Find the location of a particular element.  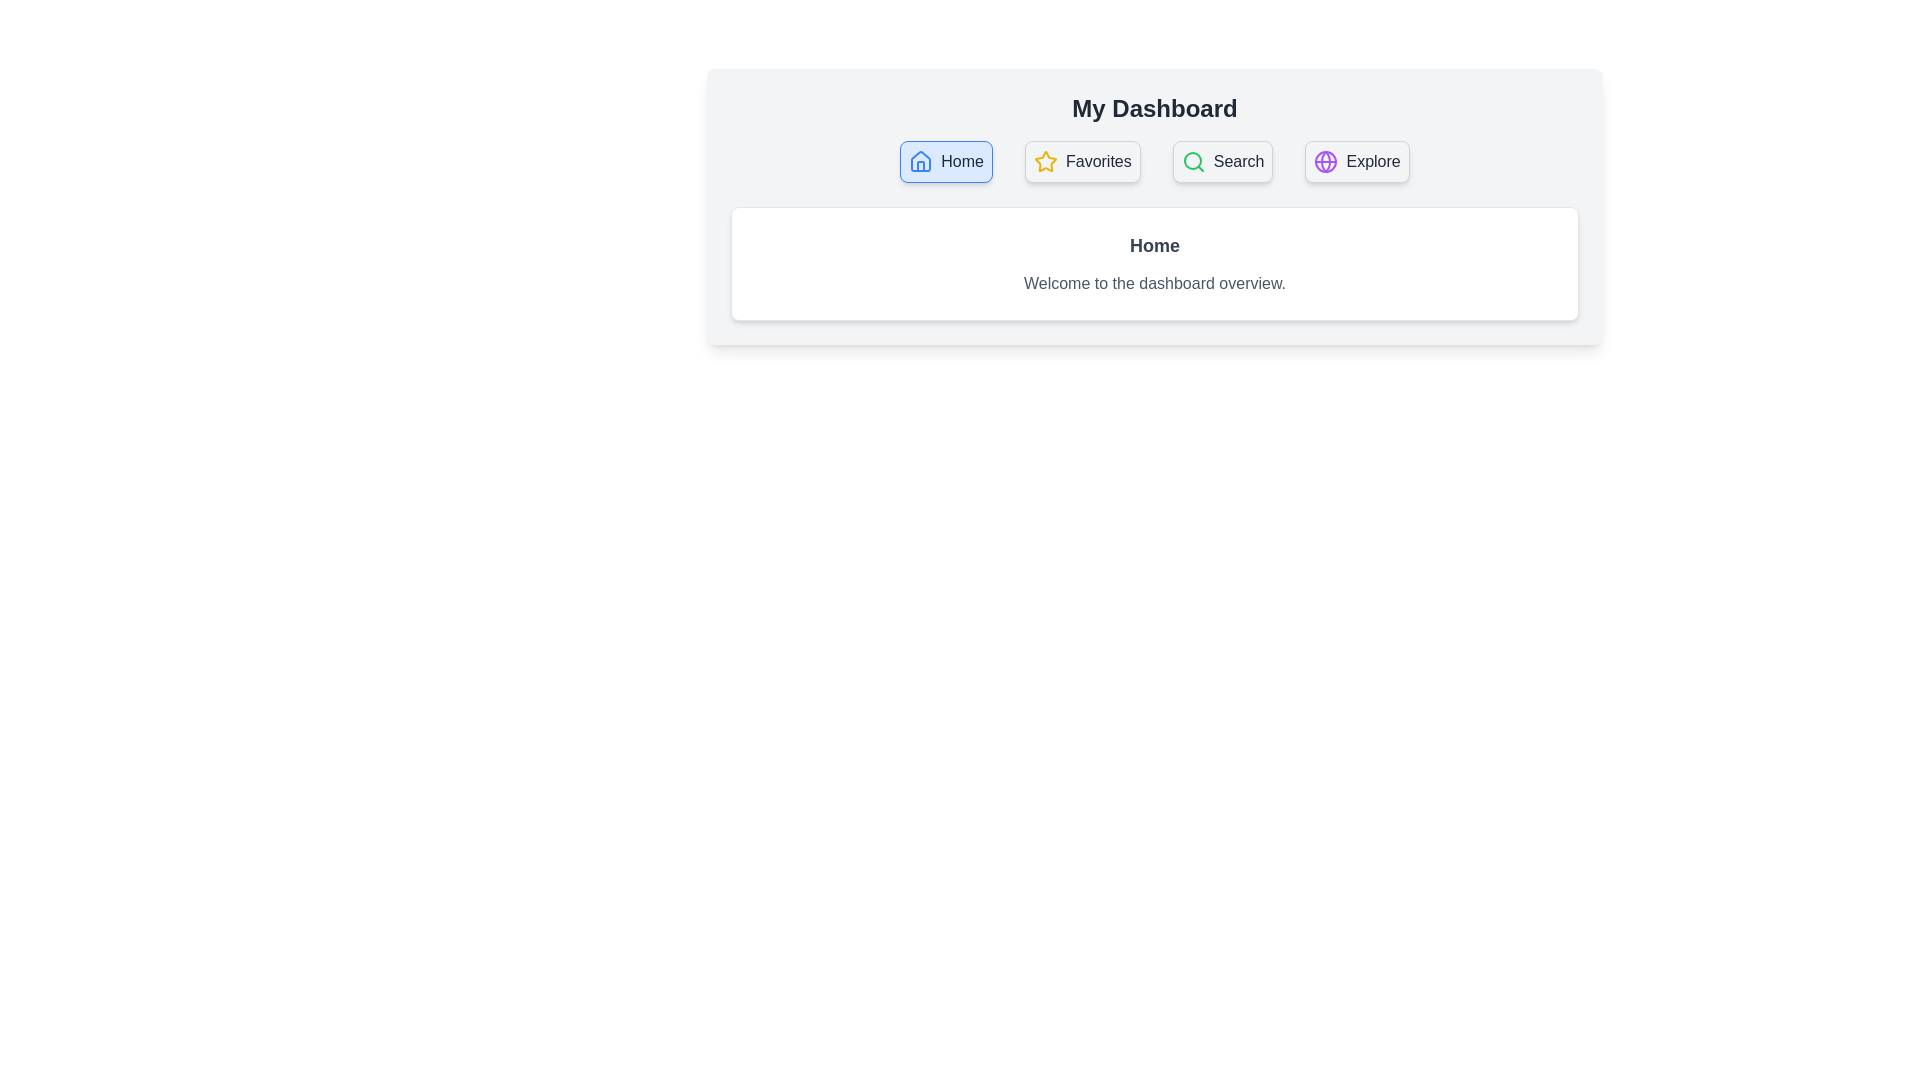

the tab Favorites is located at coordinates (1081, 161).